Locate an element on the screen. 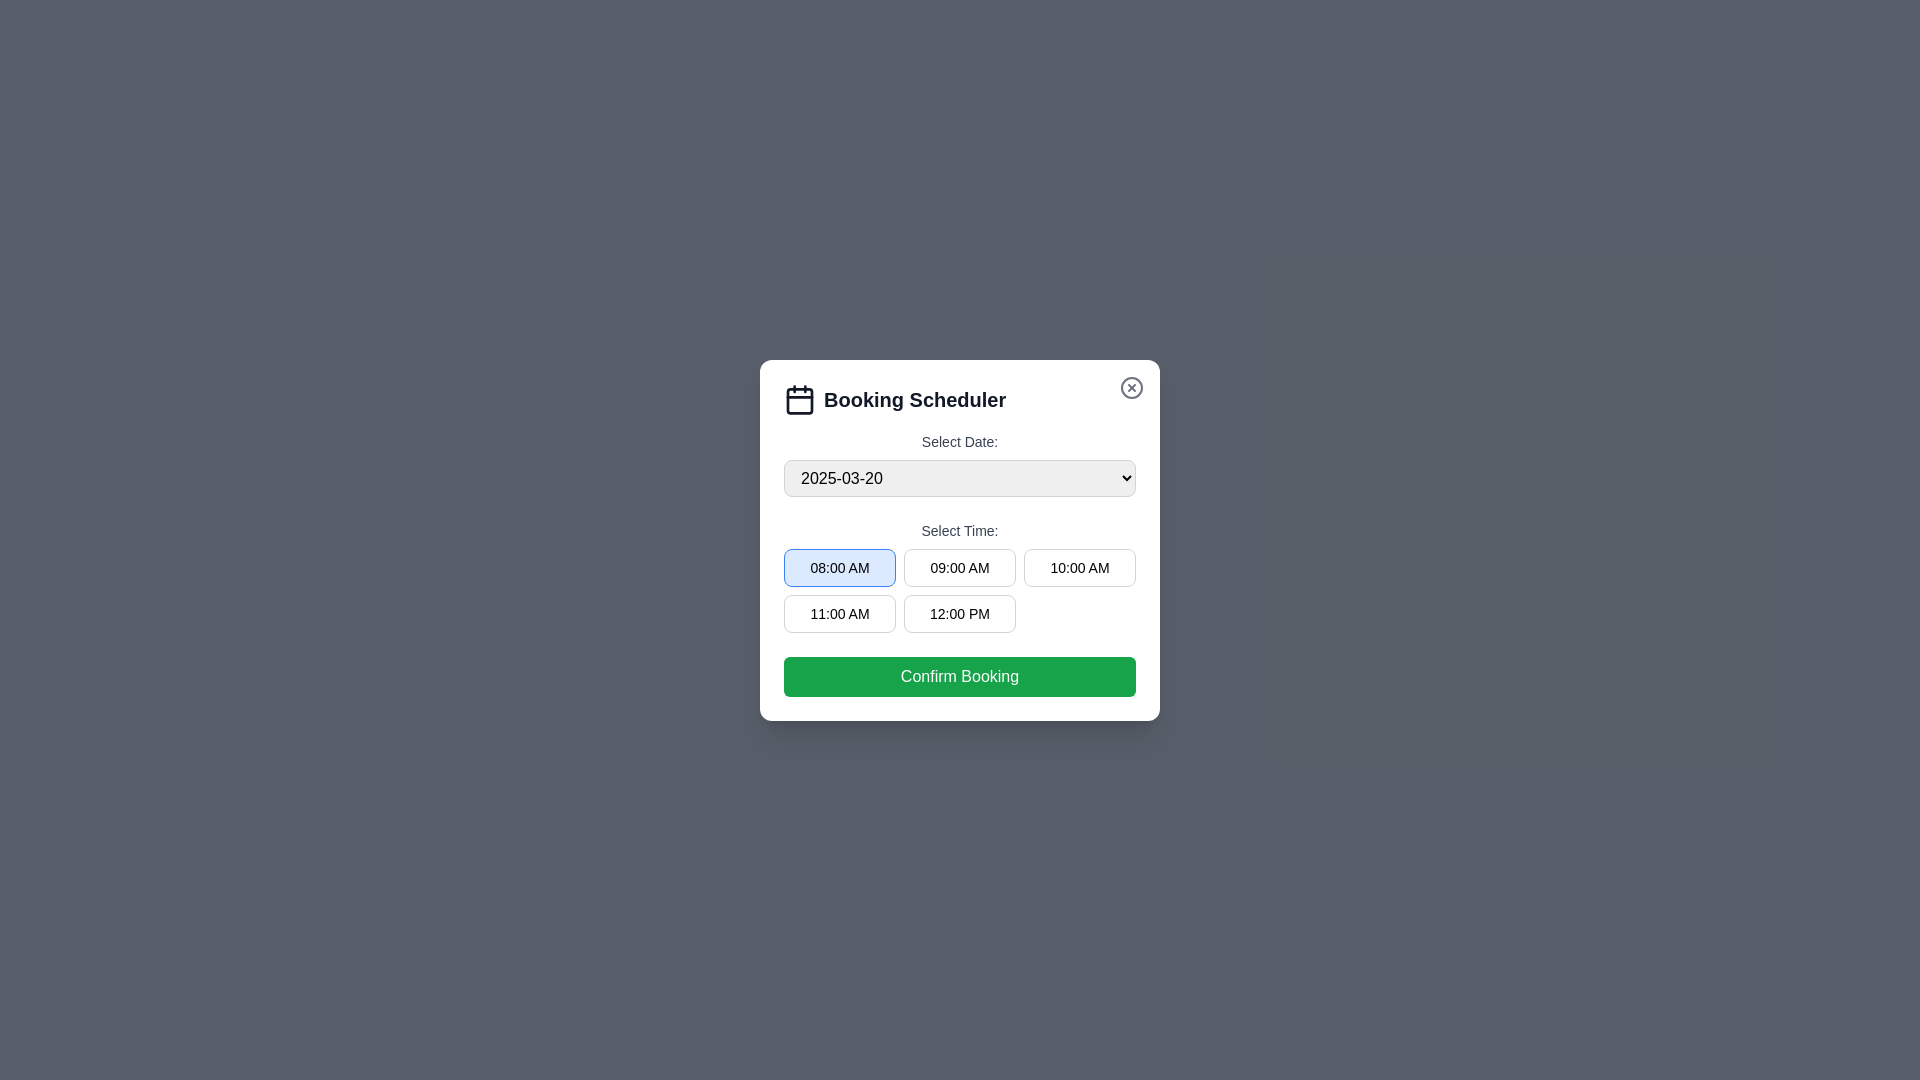 This screenshot has width=1920, height=1080. the green 'Confirm Booking' button located at the bottom of the modal window to confirm the booking is located at coordinates (960, 675).